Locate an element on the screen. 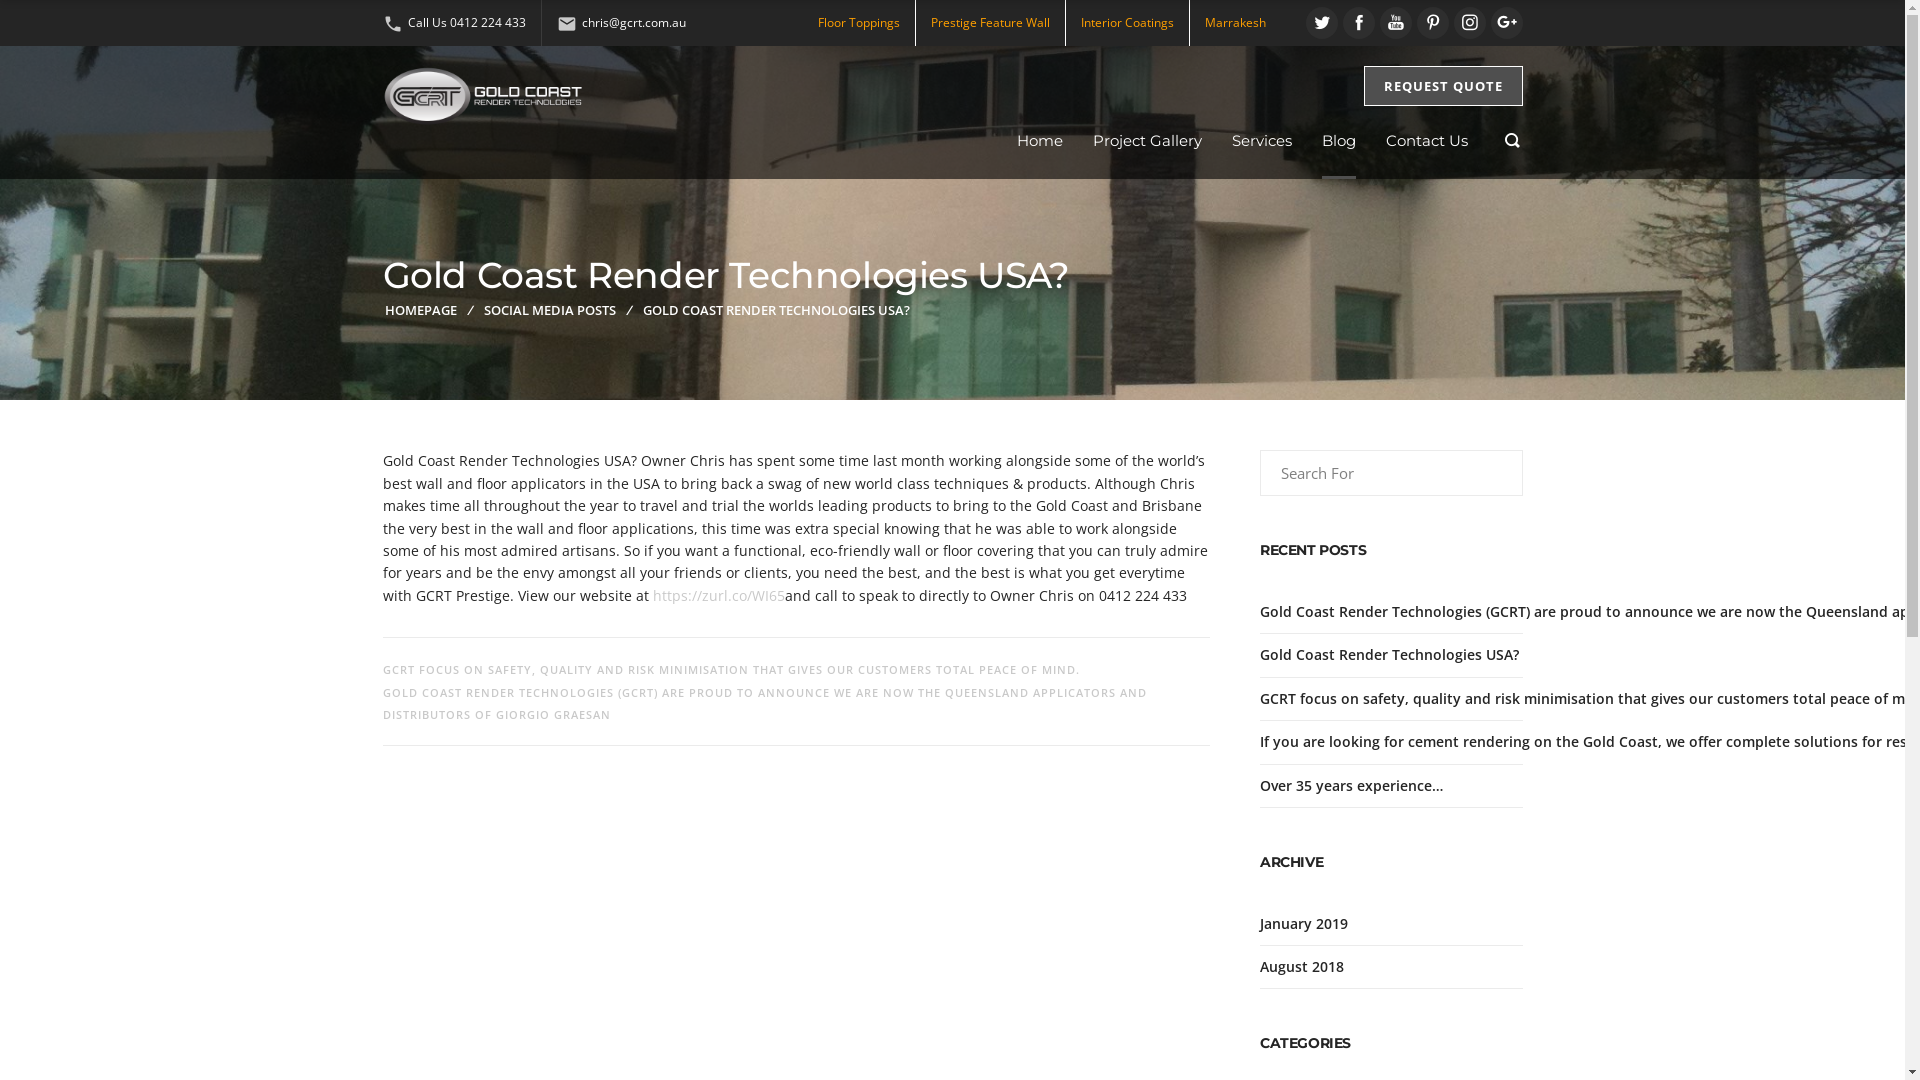 The height and width of the screenshot is (1080, 1920). 'HOMEPAGE' is located at coordinates (384, 309).